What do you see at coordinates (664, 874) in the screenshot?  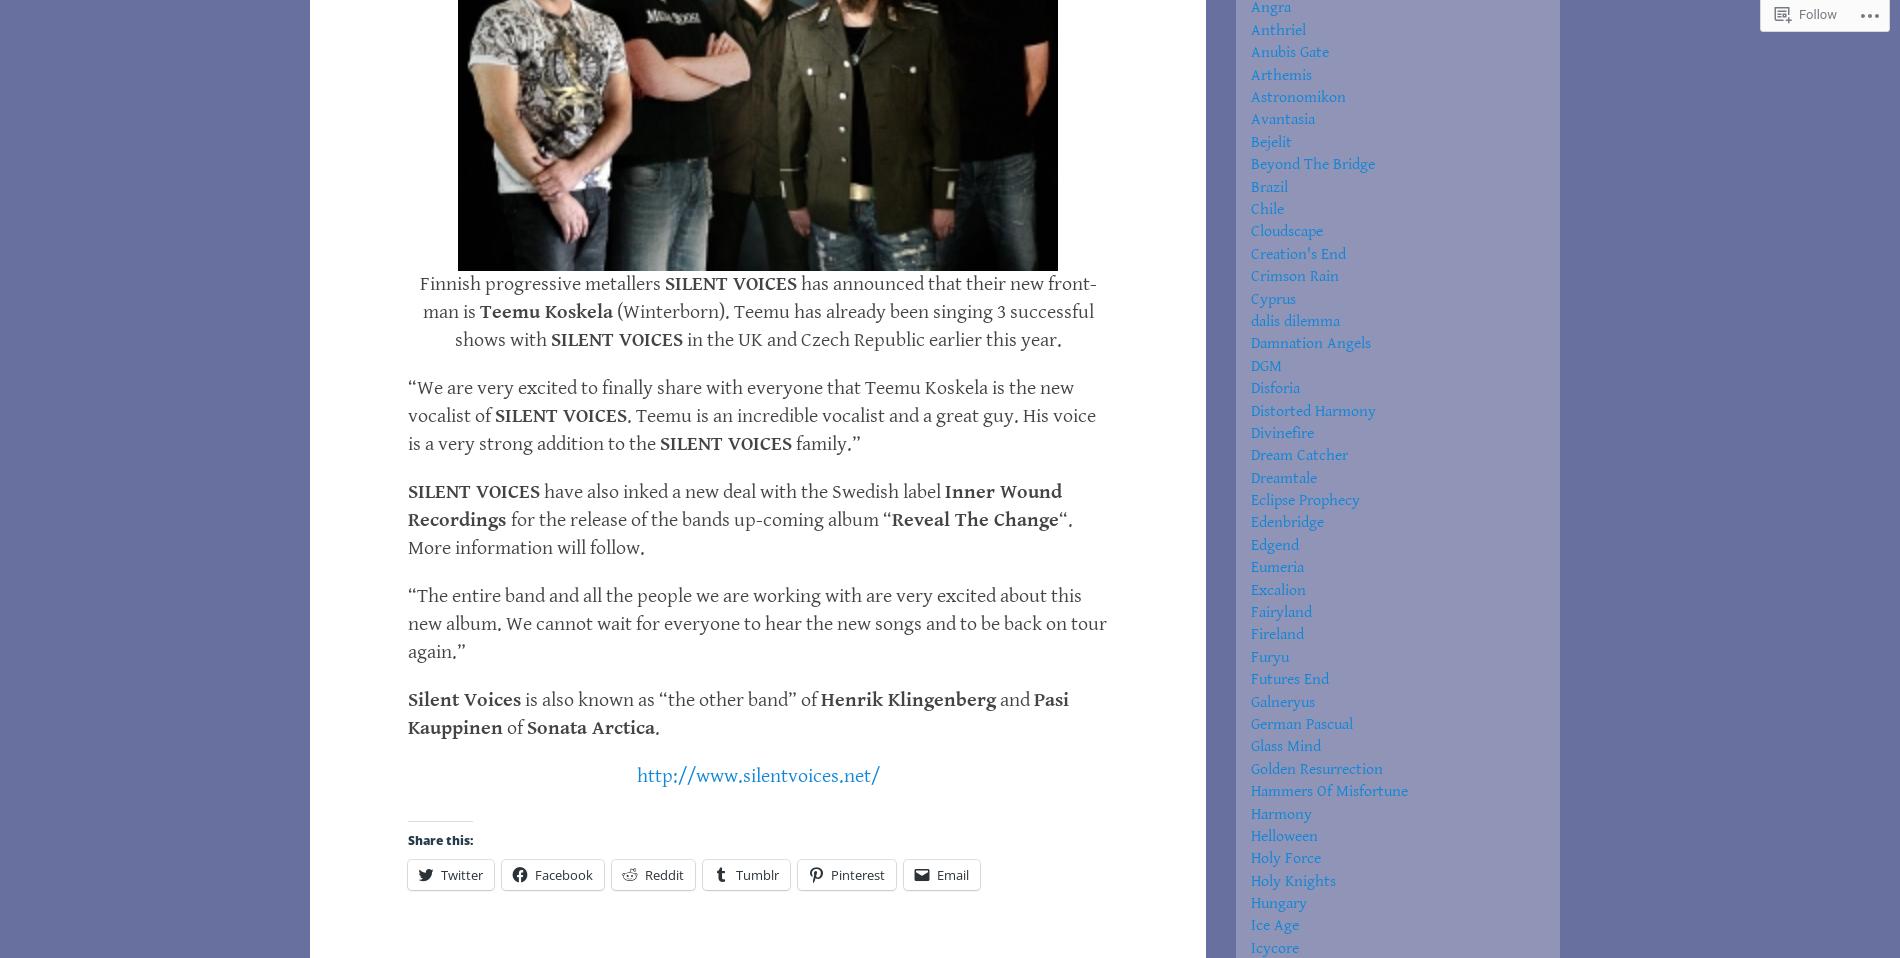 I see `'Reddit'` at bounding box center [664, 874].